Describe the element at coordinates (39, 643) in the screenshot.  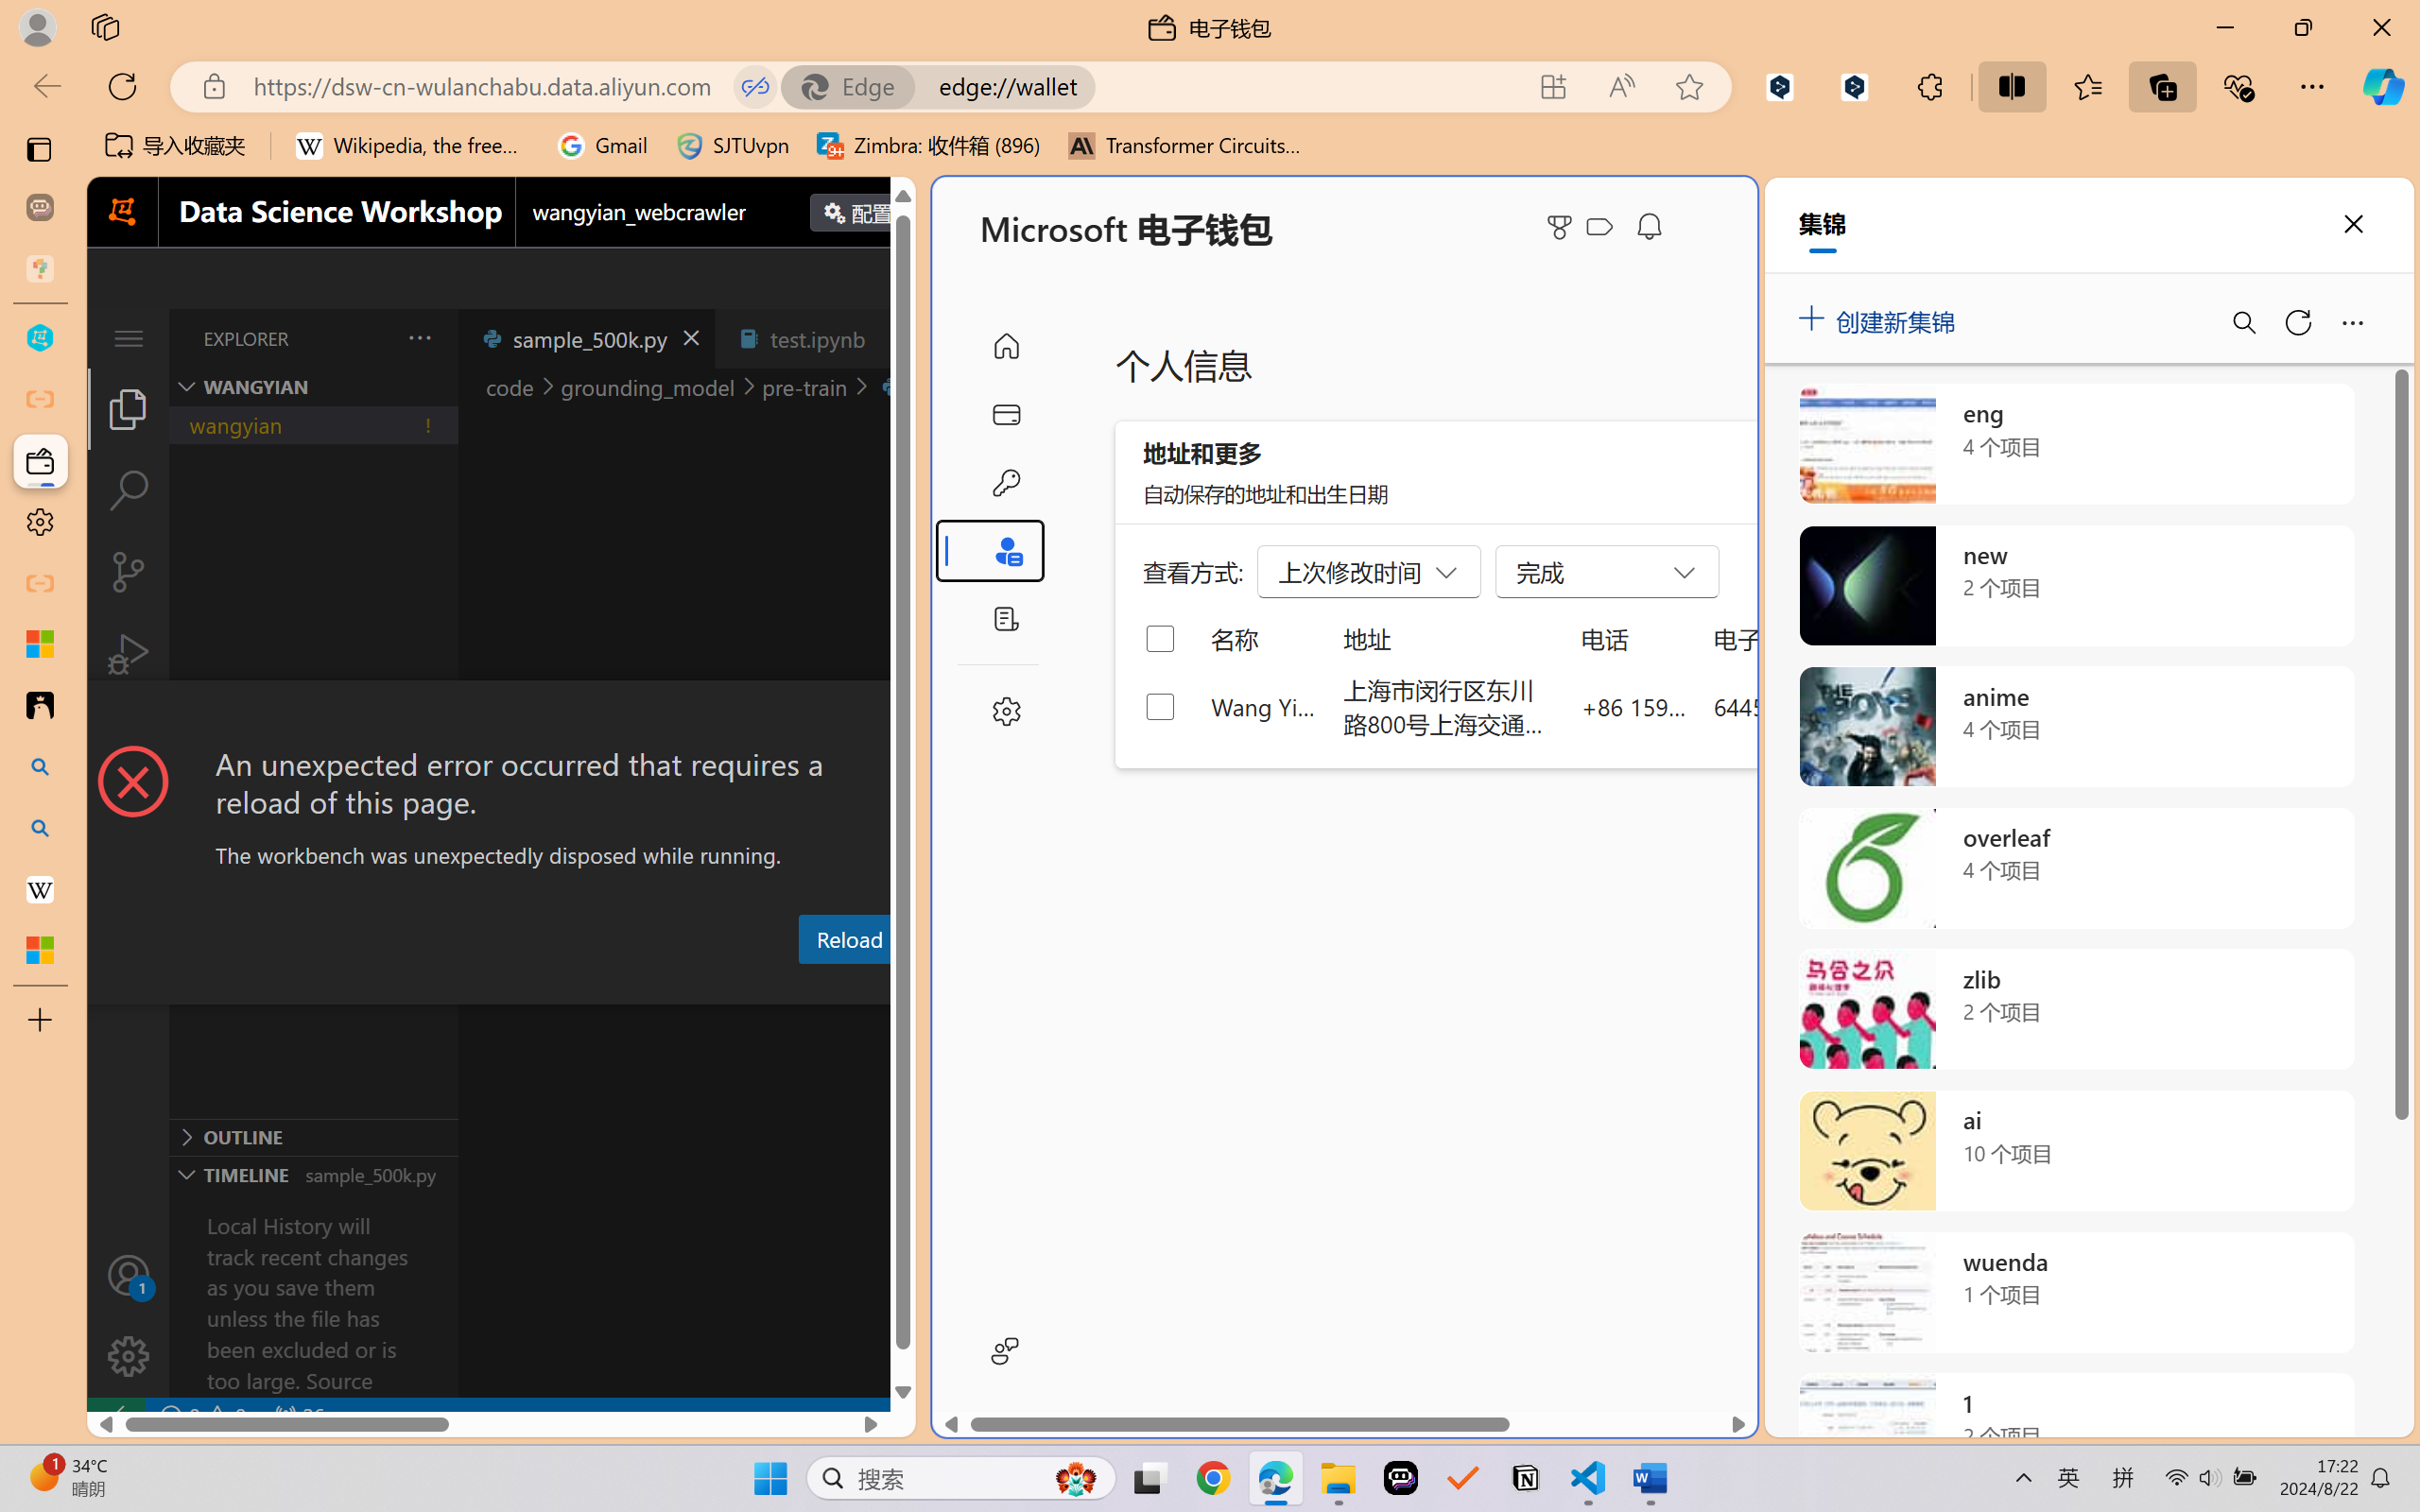
I see `'Microsoft security help and learning'` at that location.